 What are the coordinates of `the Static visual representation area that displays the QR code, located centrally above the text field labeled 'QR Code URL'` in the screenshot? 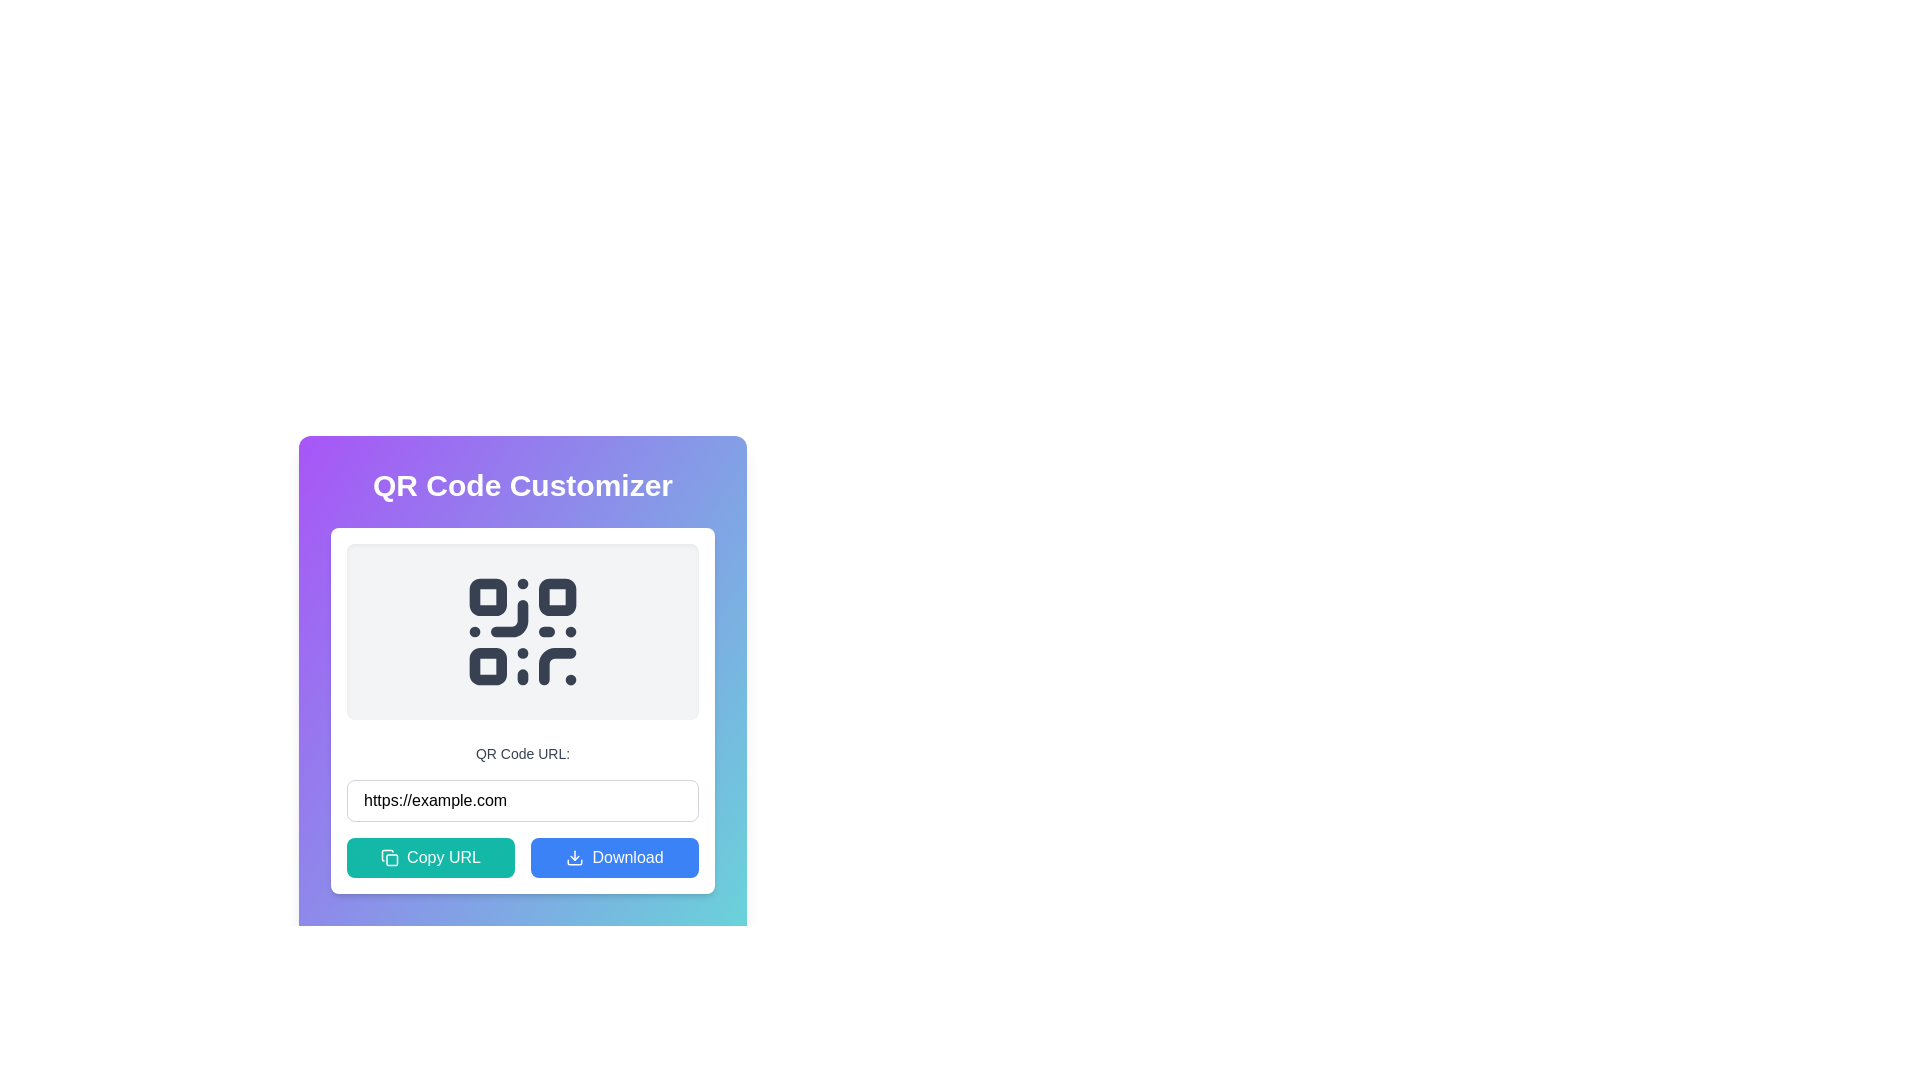 It's located at (523, 632).